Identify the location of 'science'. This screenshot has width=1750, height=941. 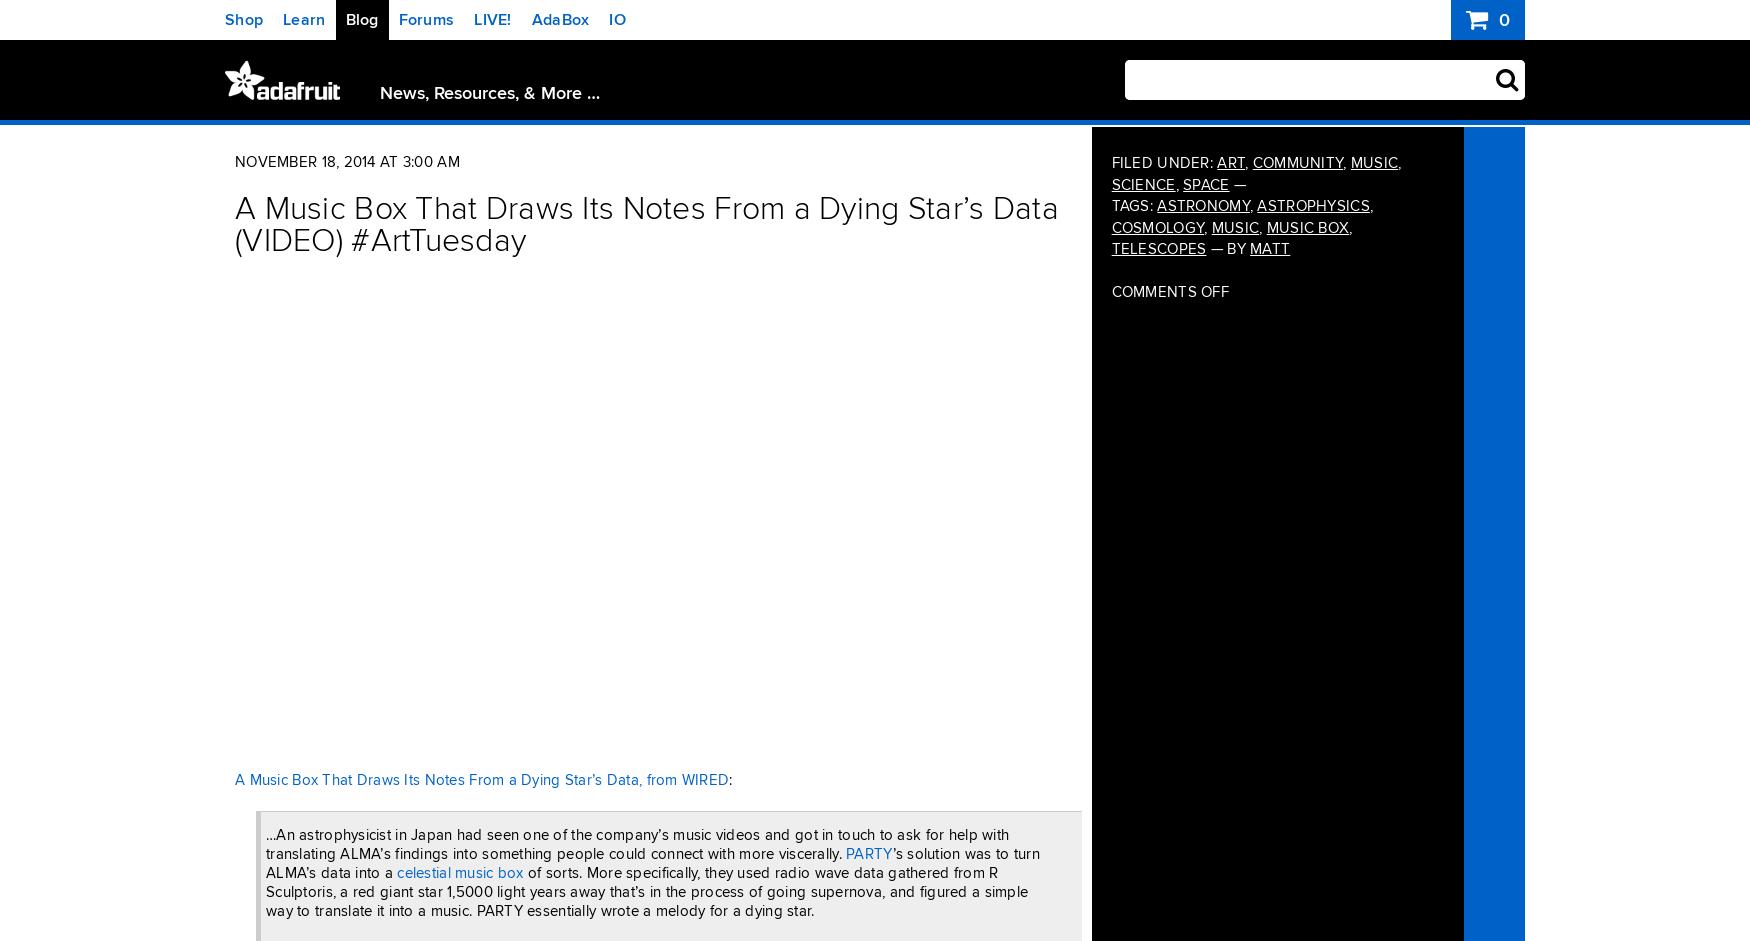
(1141, 183).